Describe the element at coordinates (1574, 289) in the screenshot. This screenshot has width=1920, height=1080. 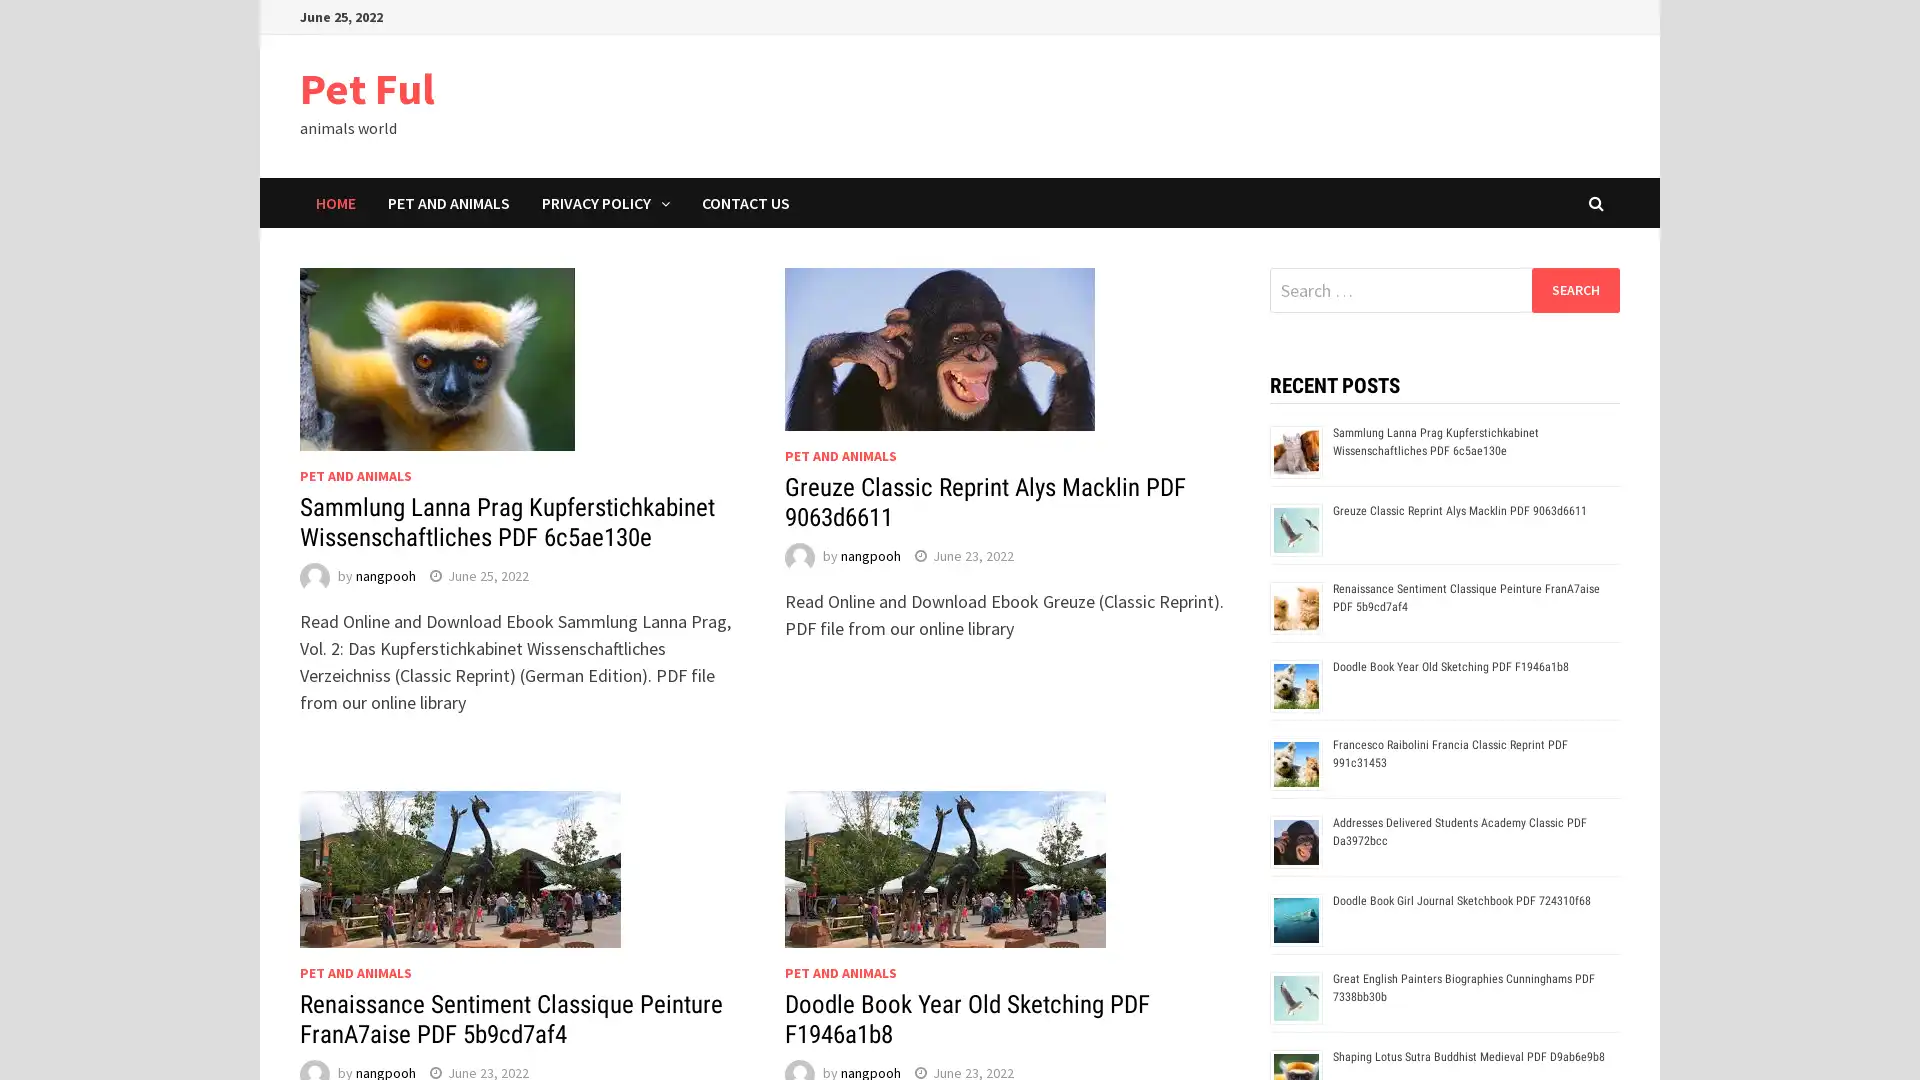
I see `Search` at that location.